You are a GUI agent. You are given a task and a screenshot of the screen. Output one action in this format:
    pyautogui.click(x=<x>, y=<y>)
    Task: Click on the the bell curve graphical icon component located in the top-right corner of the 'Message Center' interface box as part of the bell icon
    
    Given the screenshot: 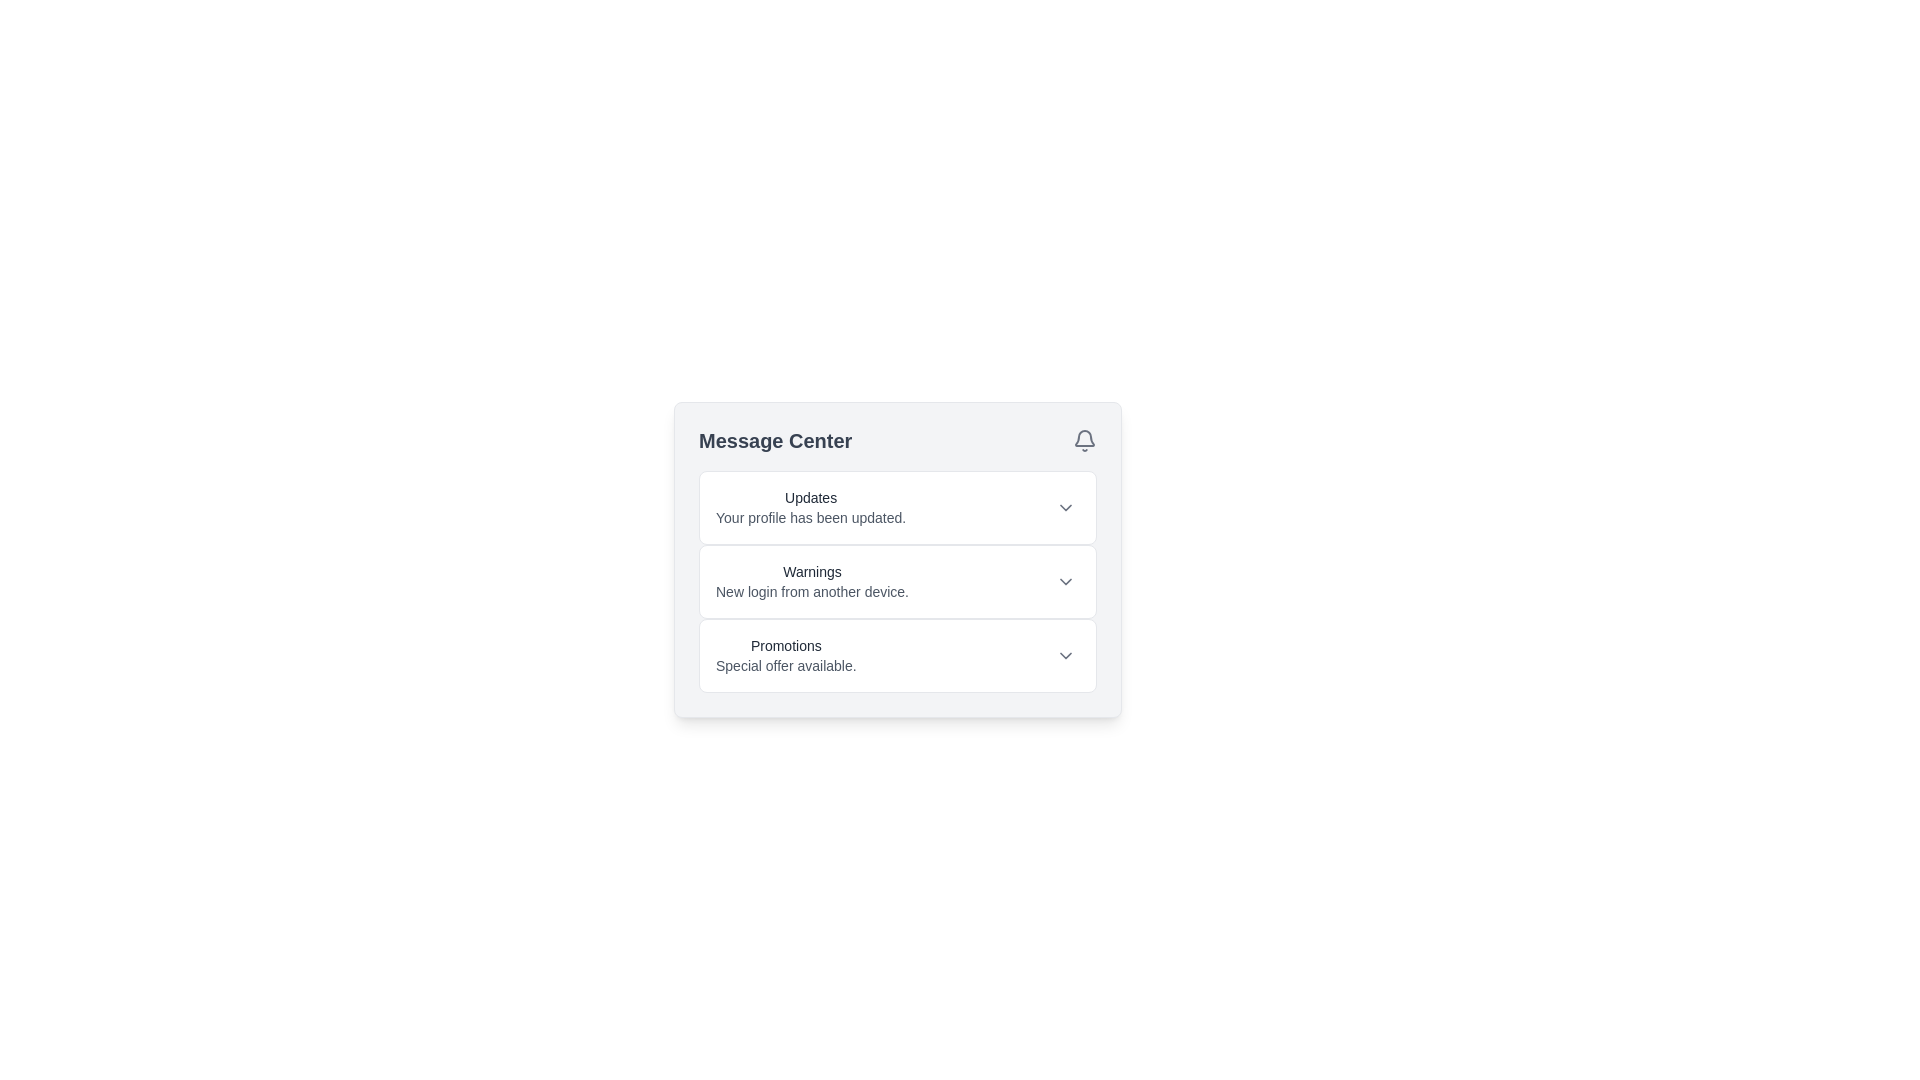 What is the action you would take?
    pyautogui.click(x=1083, y=437)
    